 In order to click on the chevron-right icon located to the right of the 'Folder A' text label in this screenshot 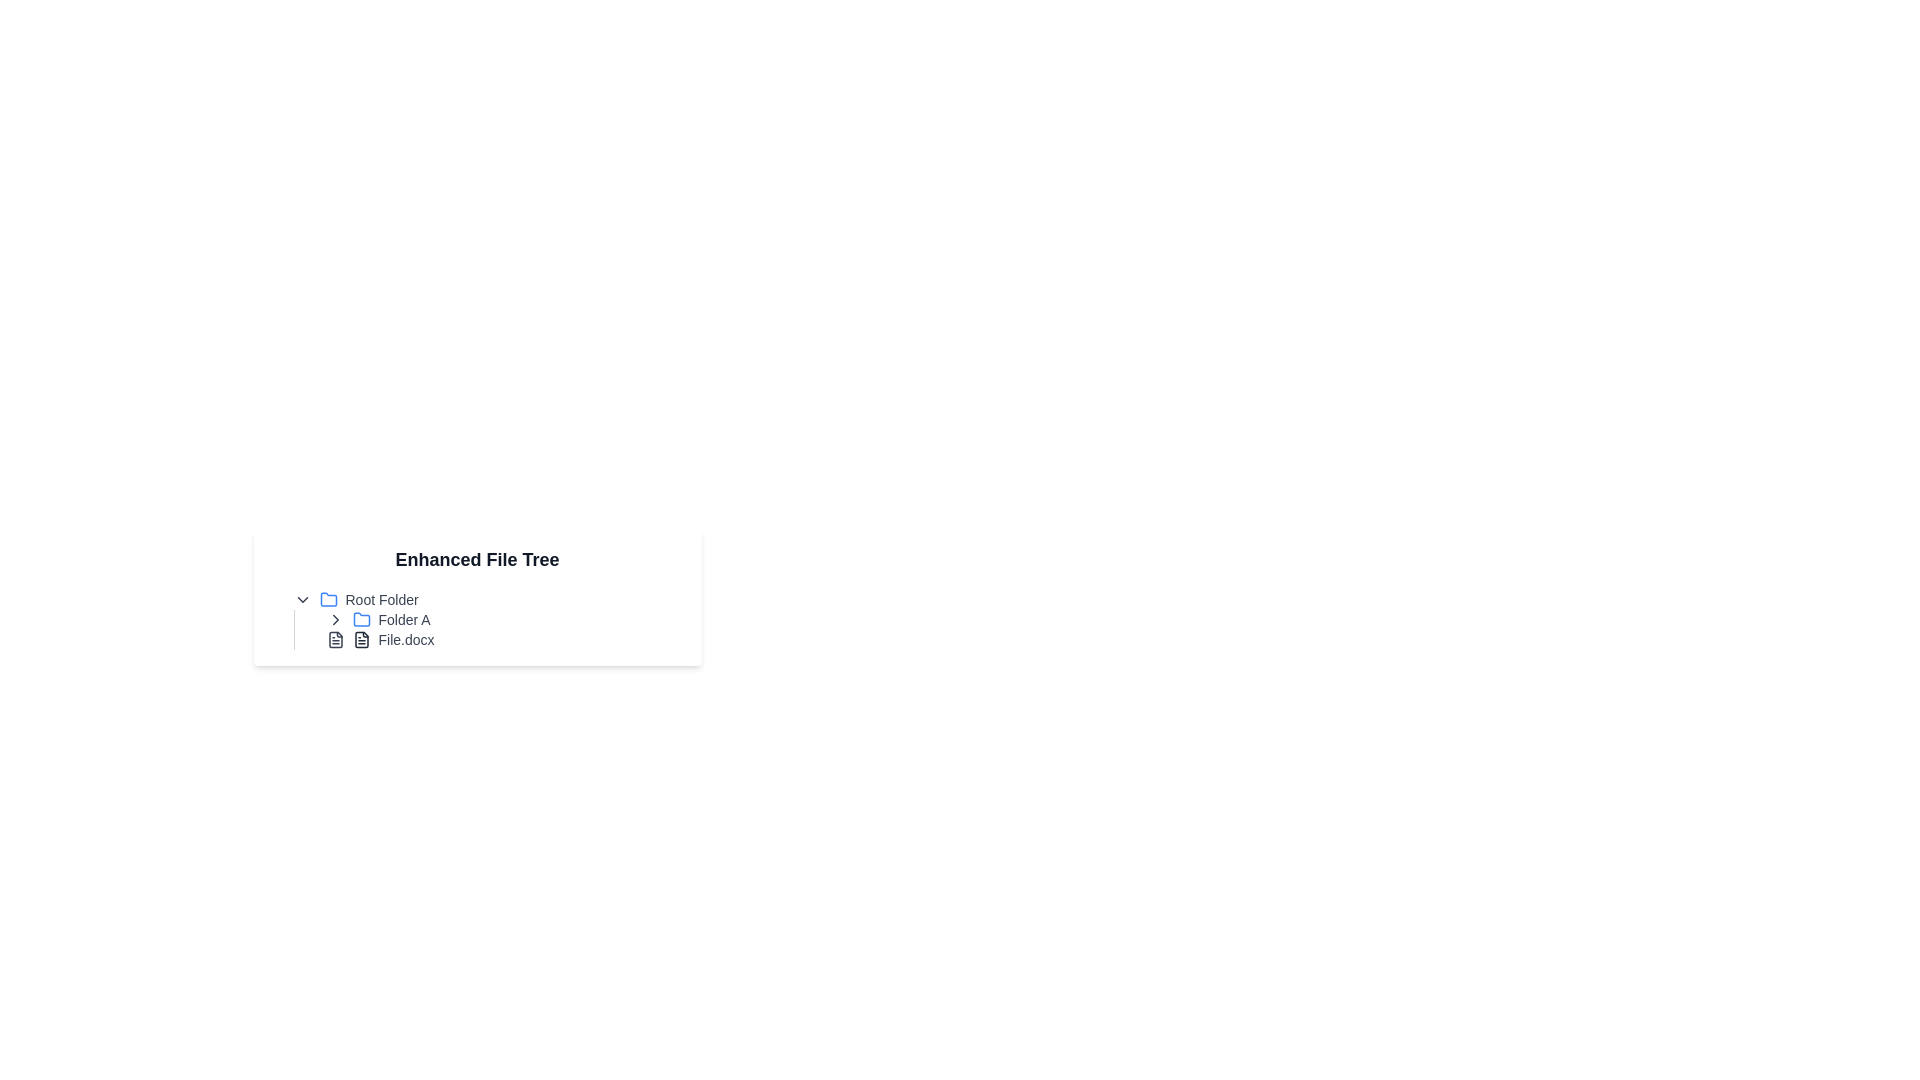, I will do `click(335, 619)`.